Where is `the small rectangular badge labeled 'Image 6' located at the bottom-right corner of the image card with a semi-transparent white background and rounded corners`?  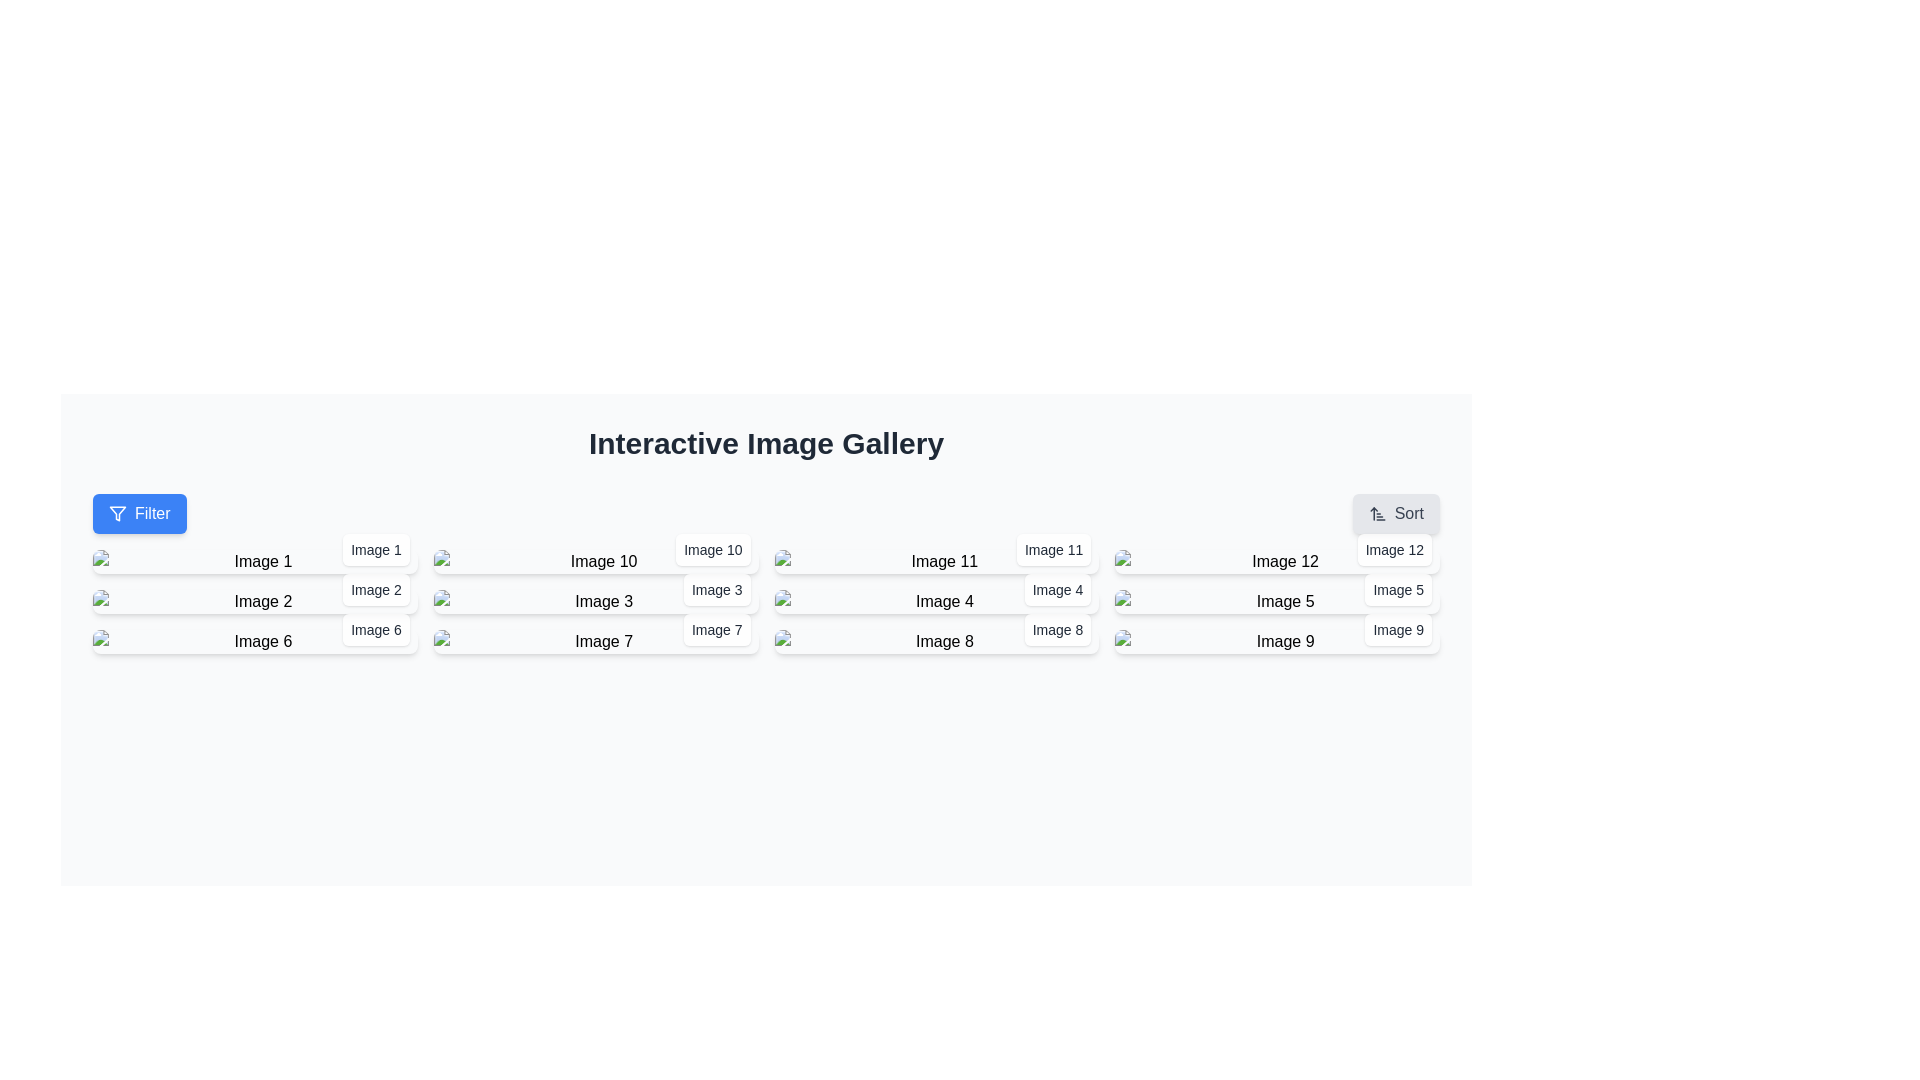
the small rectangular badge labeled 'Image 6' located at the bottom-right corner of the image card with a semi-transparent white background and rounded corners is located at coordinates (376, 628).